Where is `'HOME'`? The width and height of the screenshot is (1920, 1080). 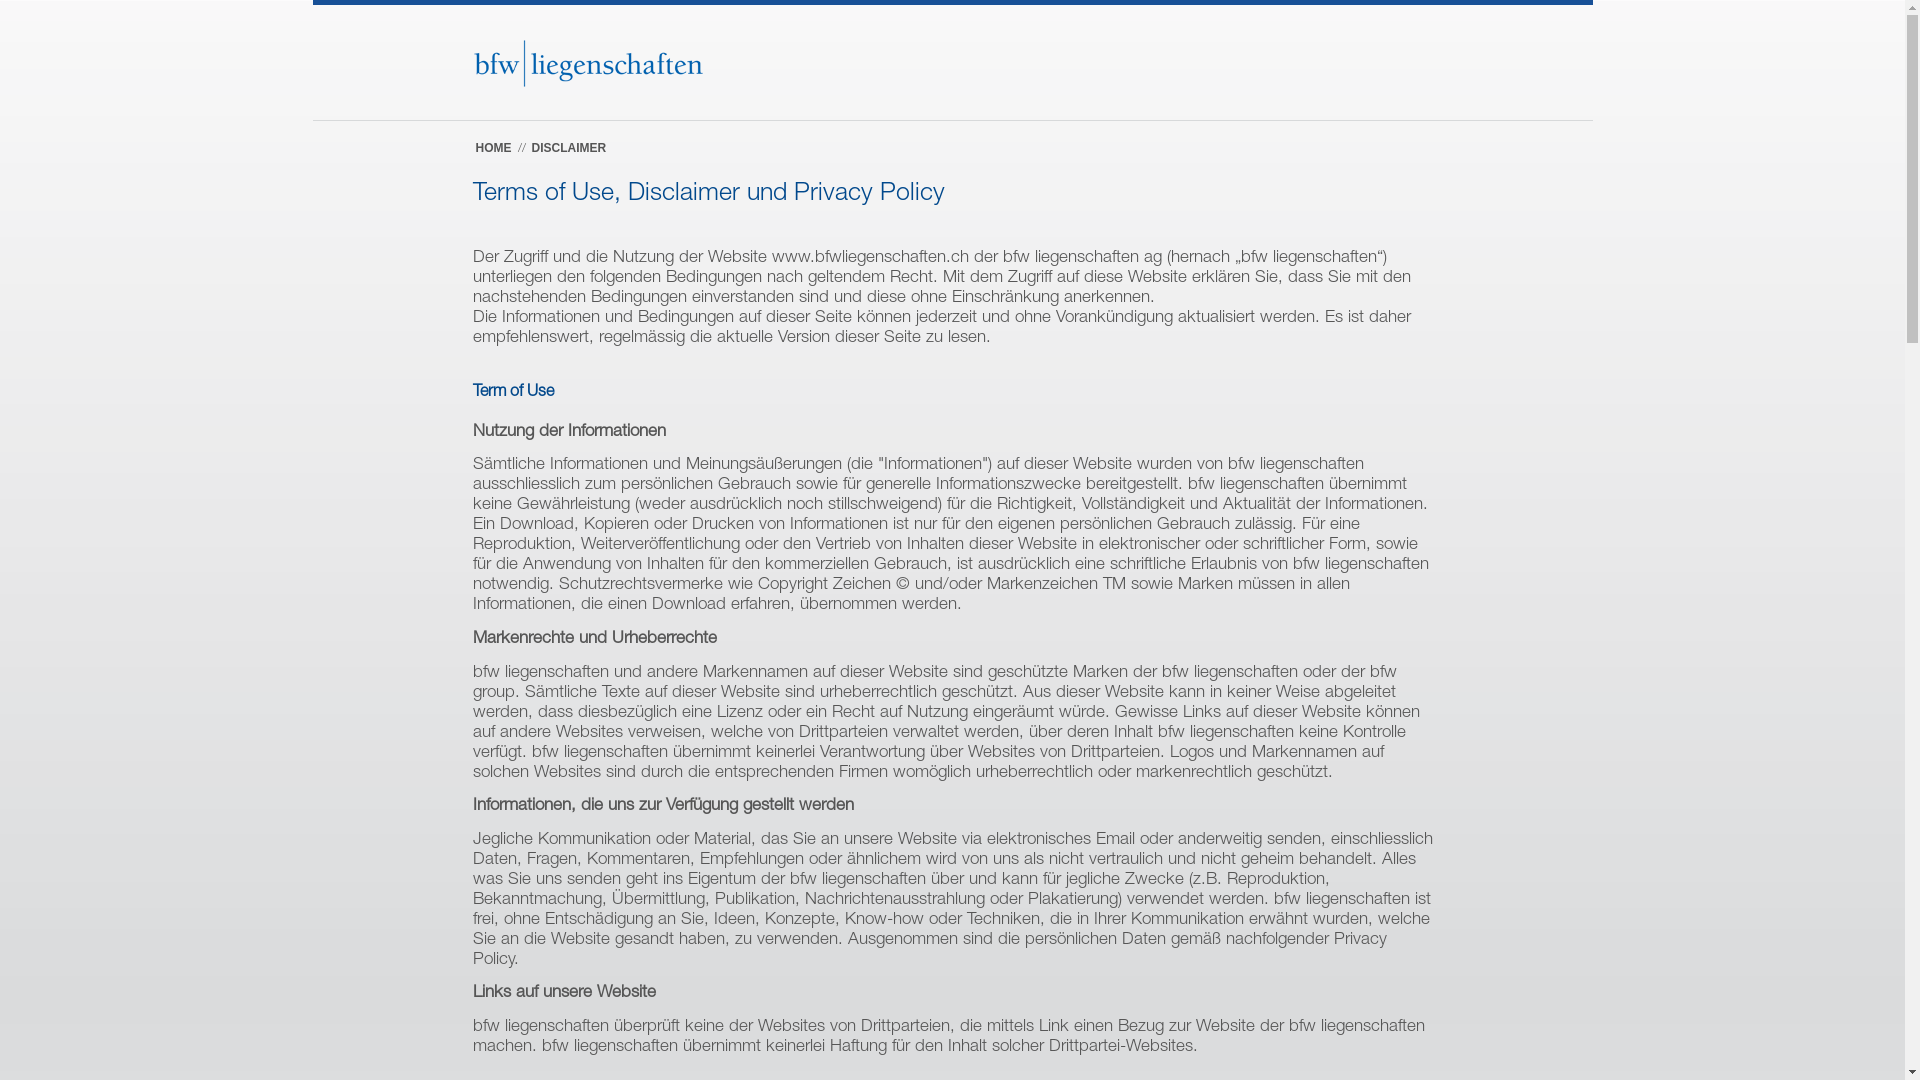
'HOME' is located at coordinates (494, 146).